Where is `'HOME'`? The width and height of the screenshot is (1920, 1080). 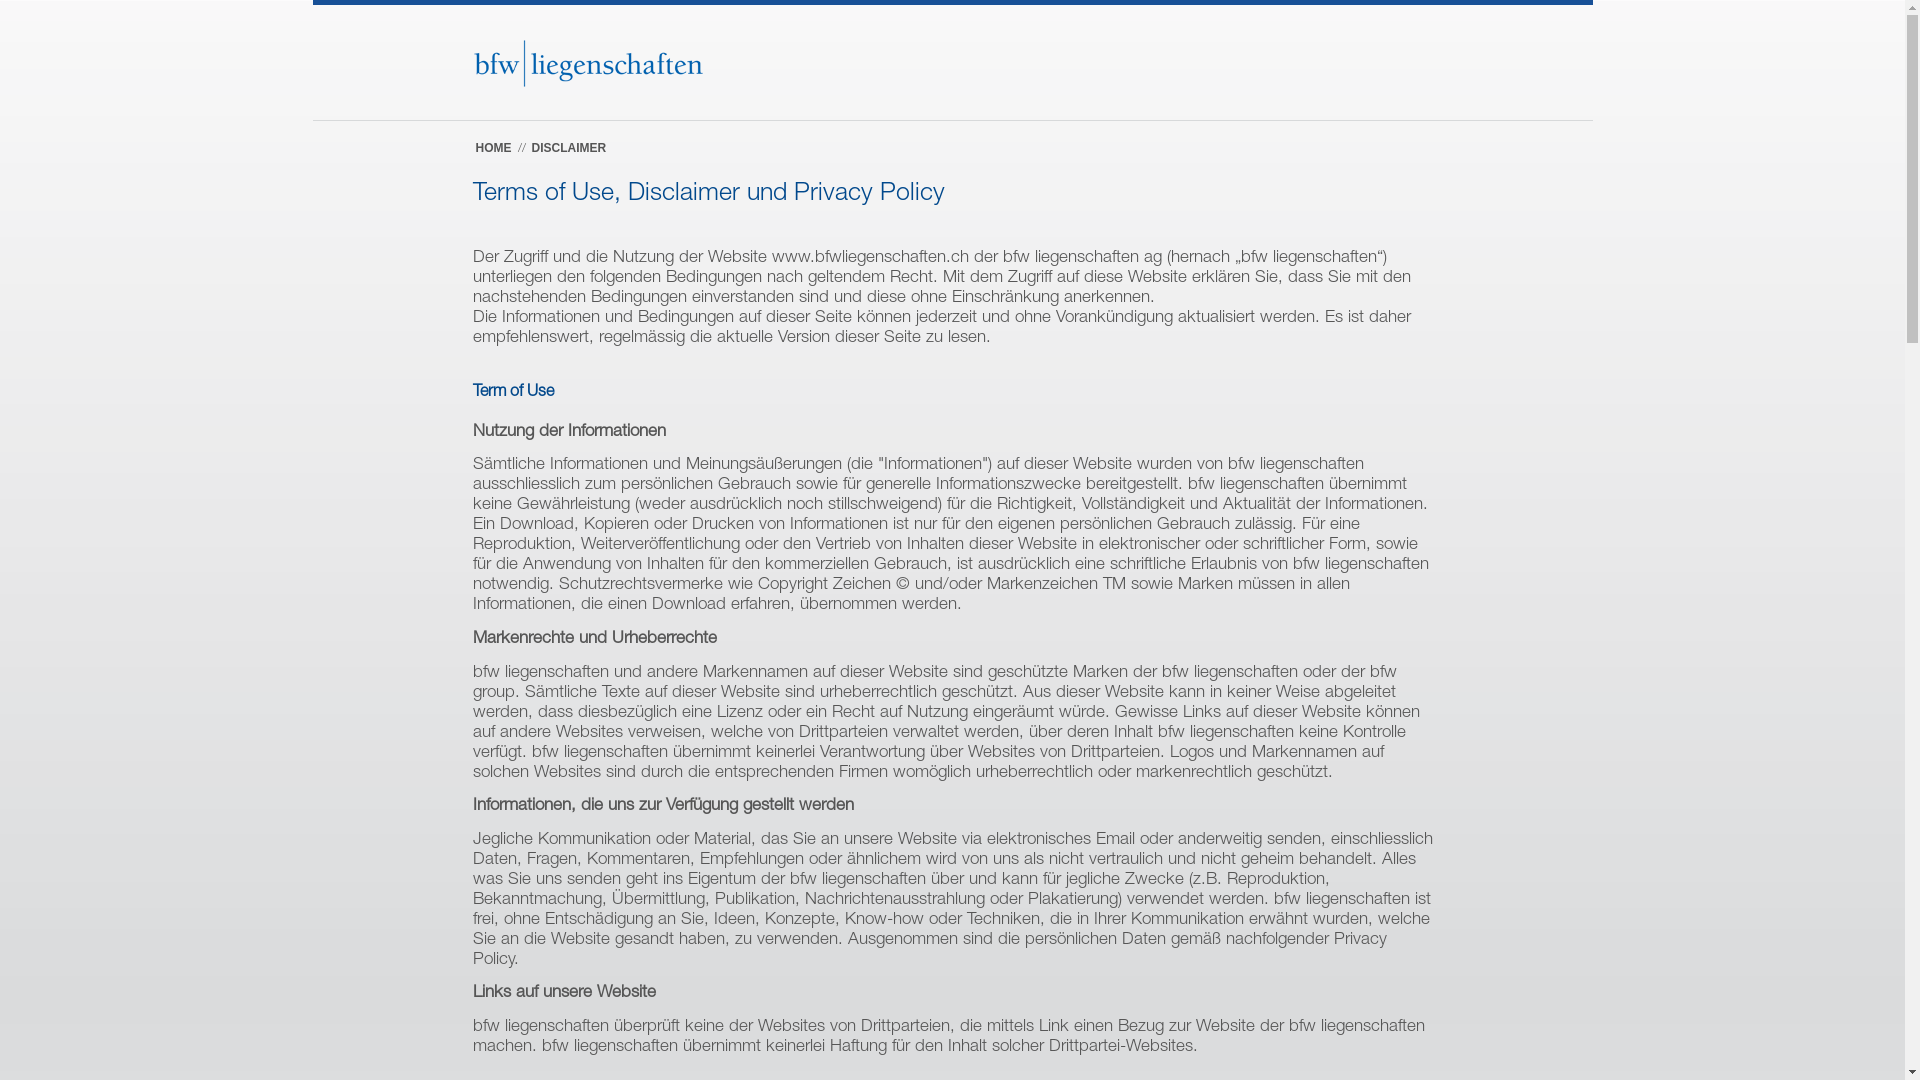
'HOME' is located at coordinates (494, 146).